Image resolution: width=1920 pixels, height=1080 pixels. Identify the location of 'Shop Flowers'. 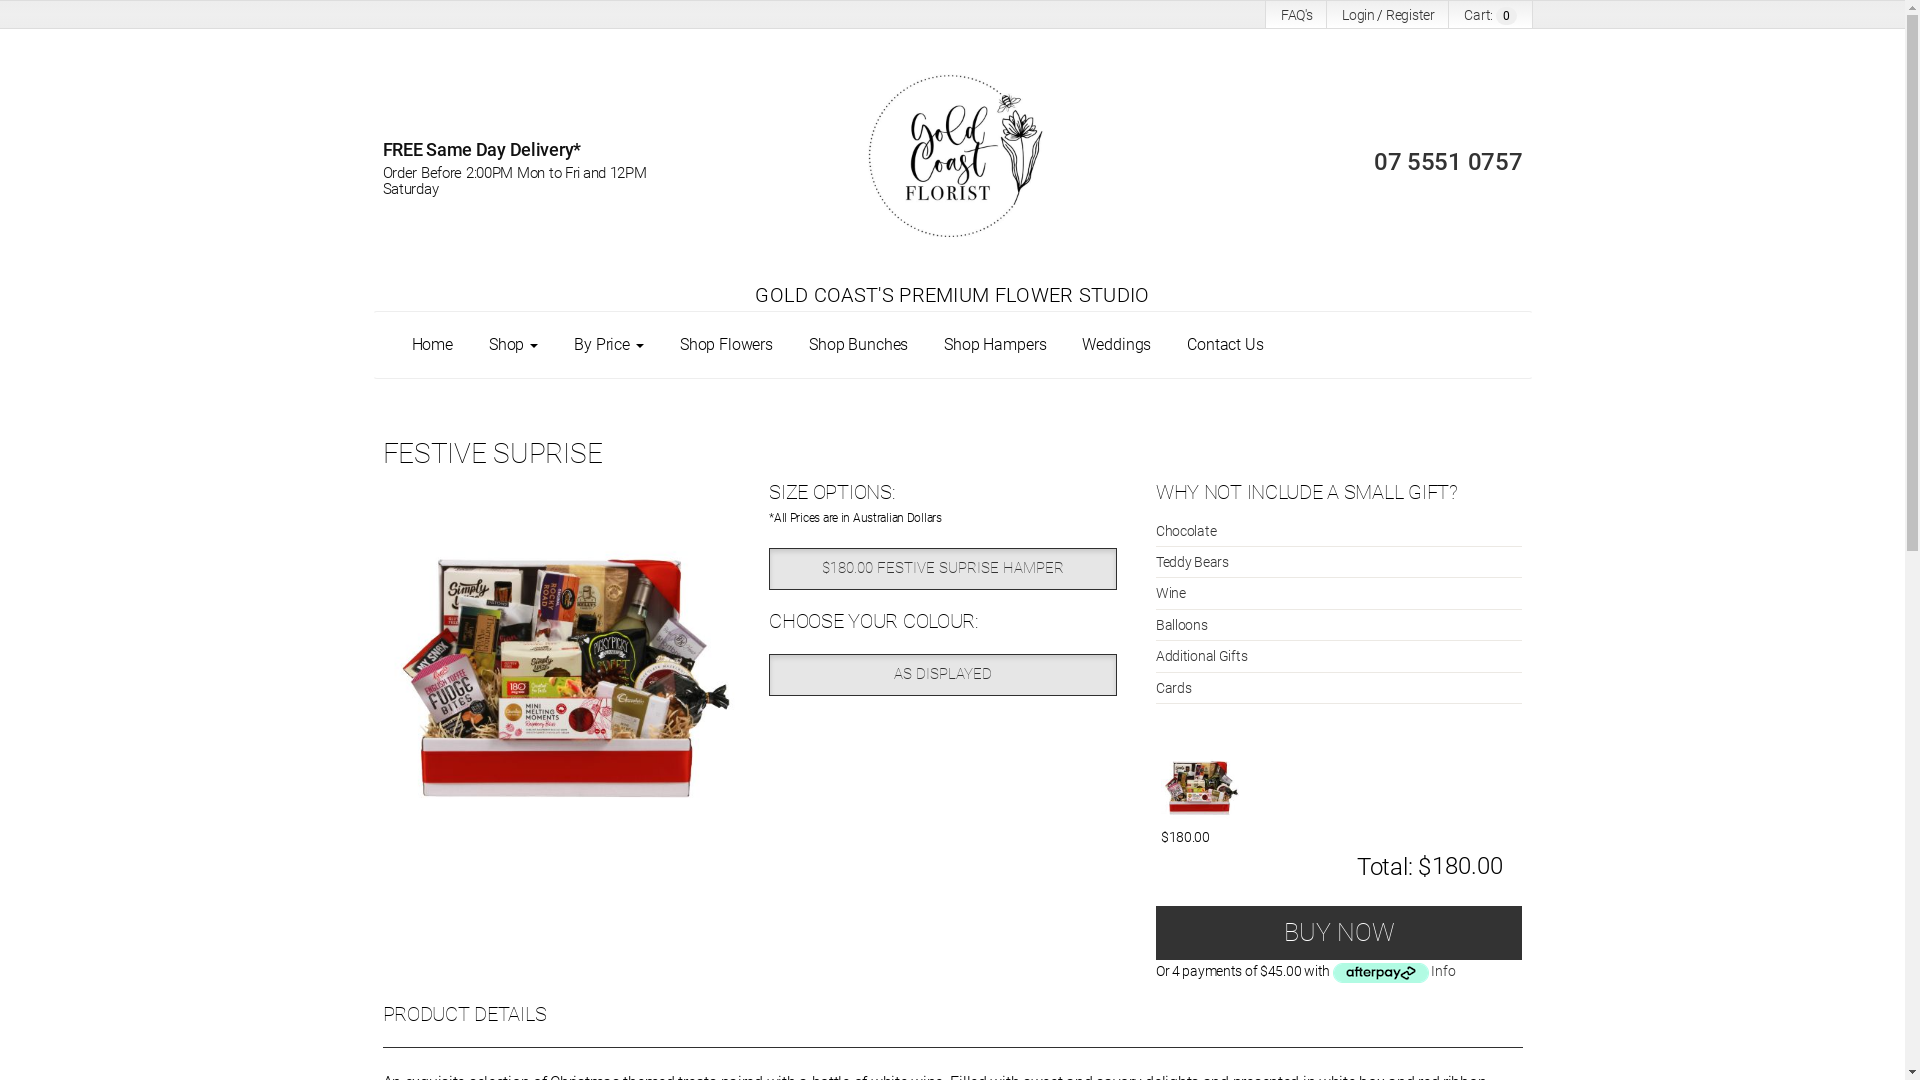
(725, 343).